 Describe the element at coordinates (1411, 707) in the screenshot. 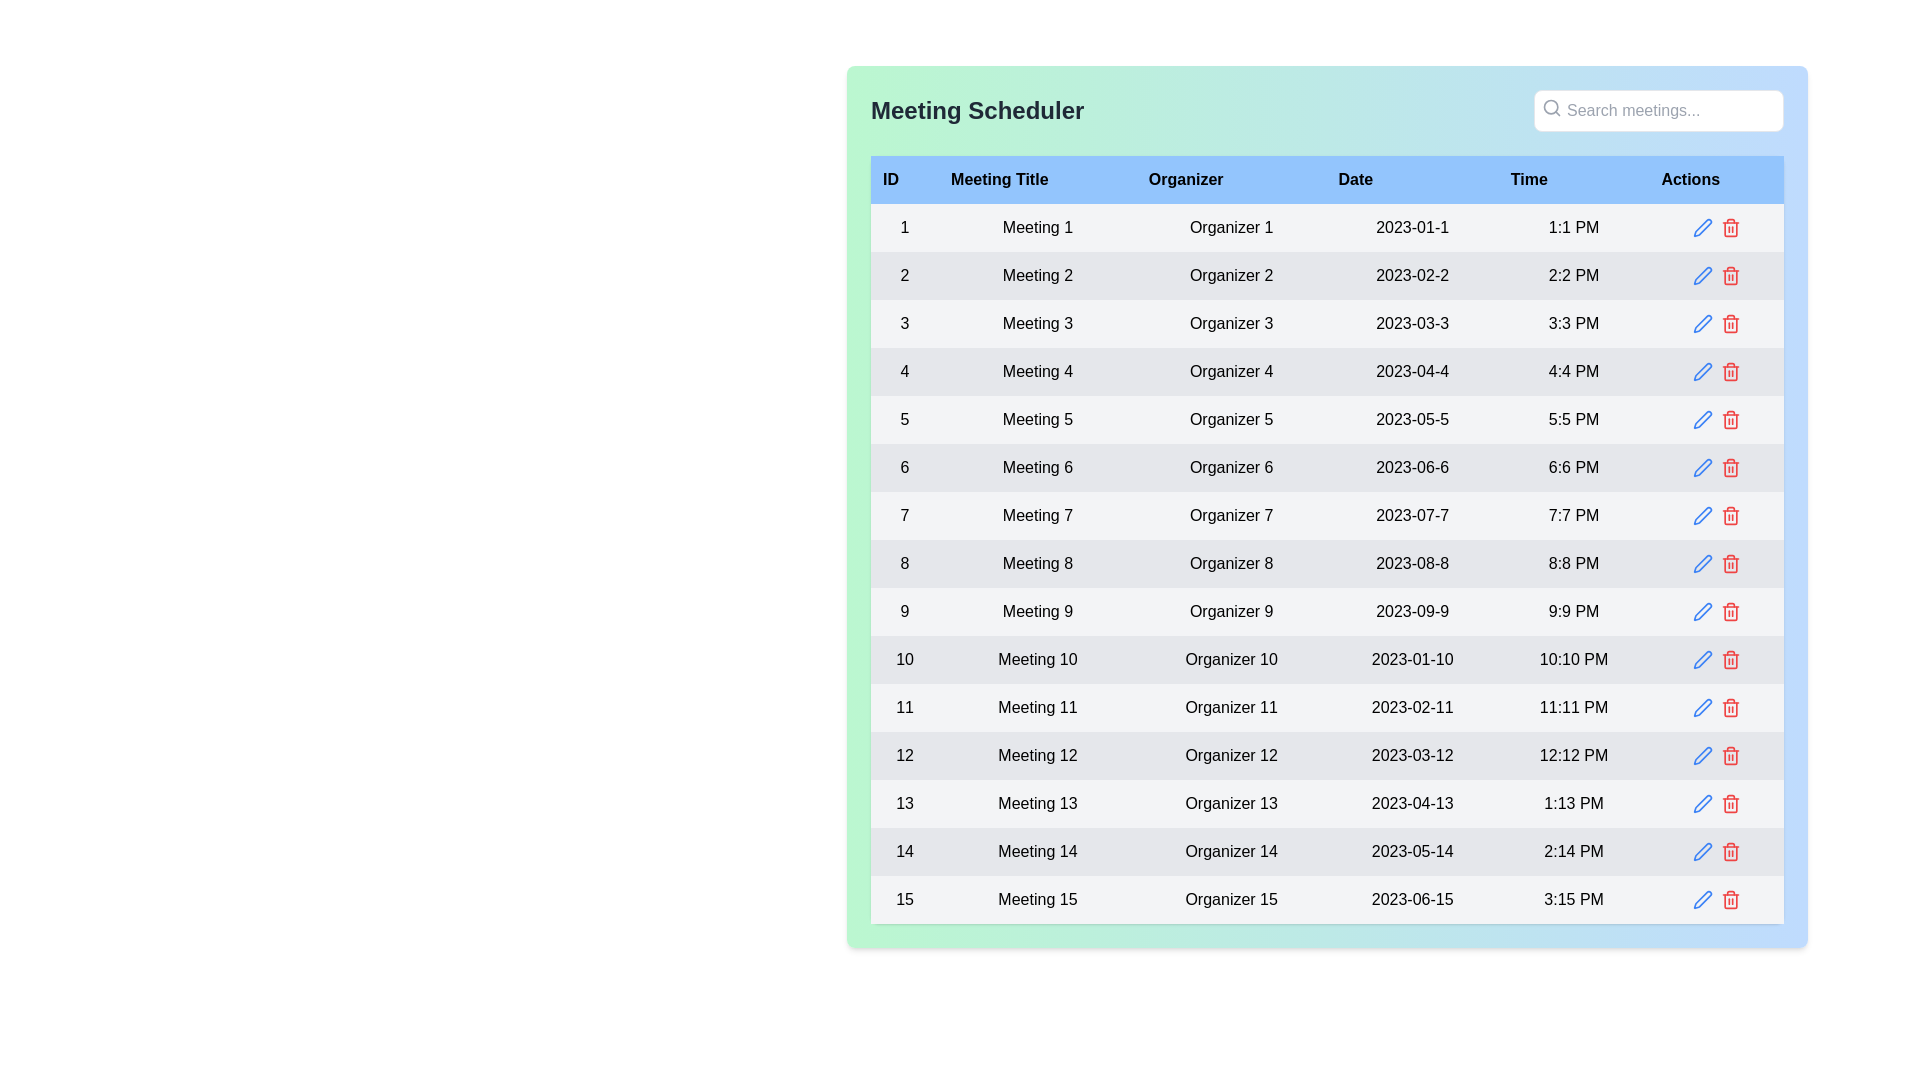

I see `text label displaying the date '2023-02-11' in black font, located in the 'Date' column of the table for 'Meeting 11'` at that location.